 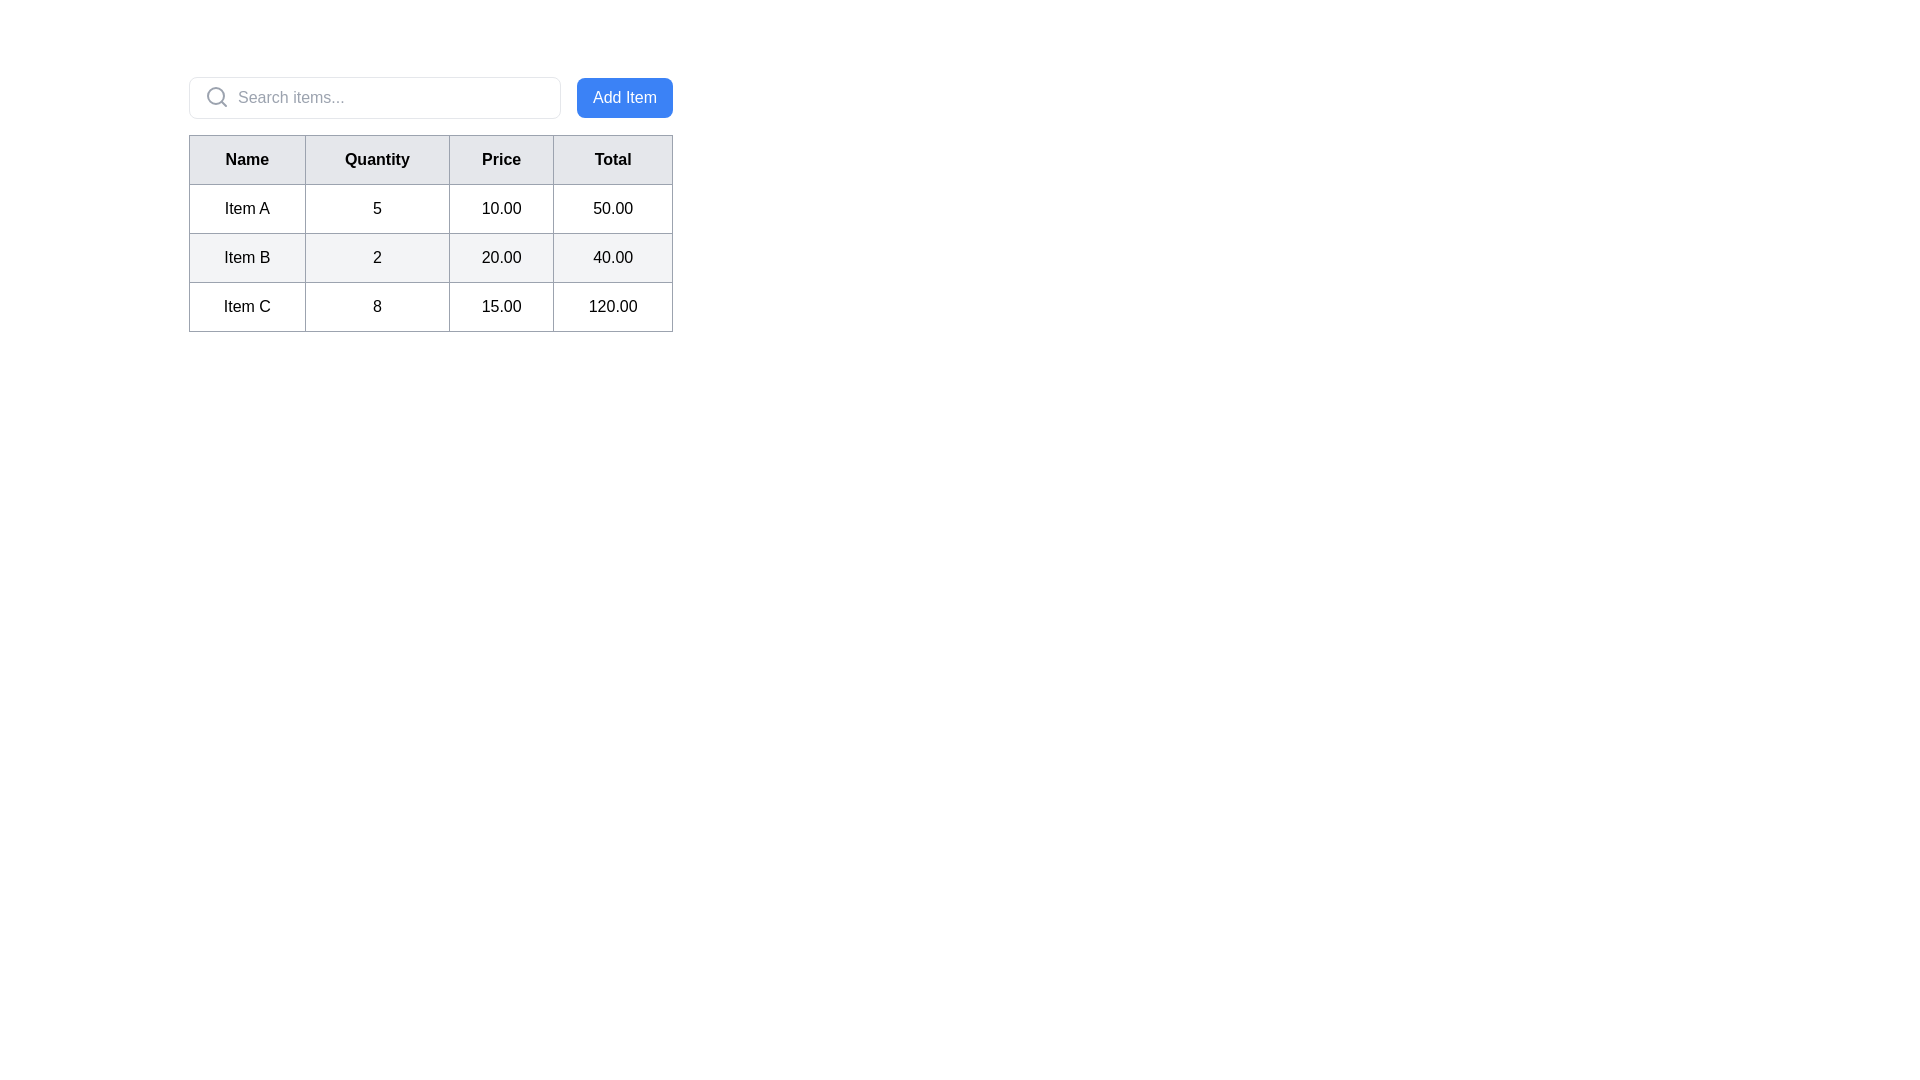 I want to click on the static display text showing '40.00' located in the fourth column of the second row of the table, which is styled with center-aligned text and bordered within a grid layout, so click(x=612, y=257).